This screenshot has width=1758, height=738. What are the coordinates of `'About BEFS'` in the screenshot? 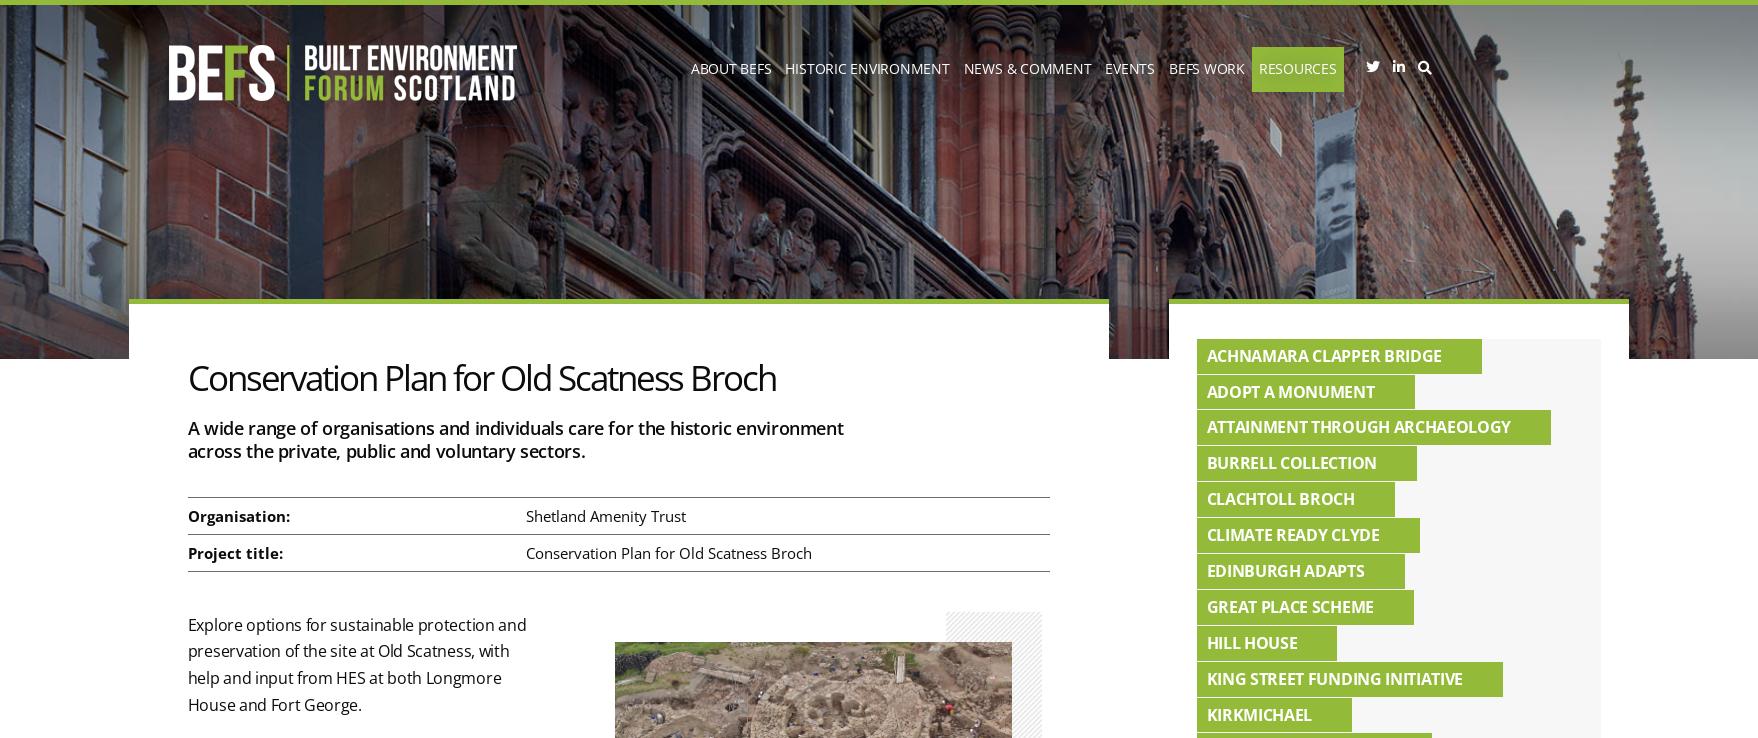 It's located at (730, 68).